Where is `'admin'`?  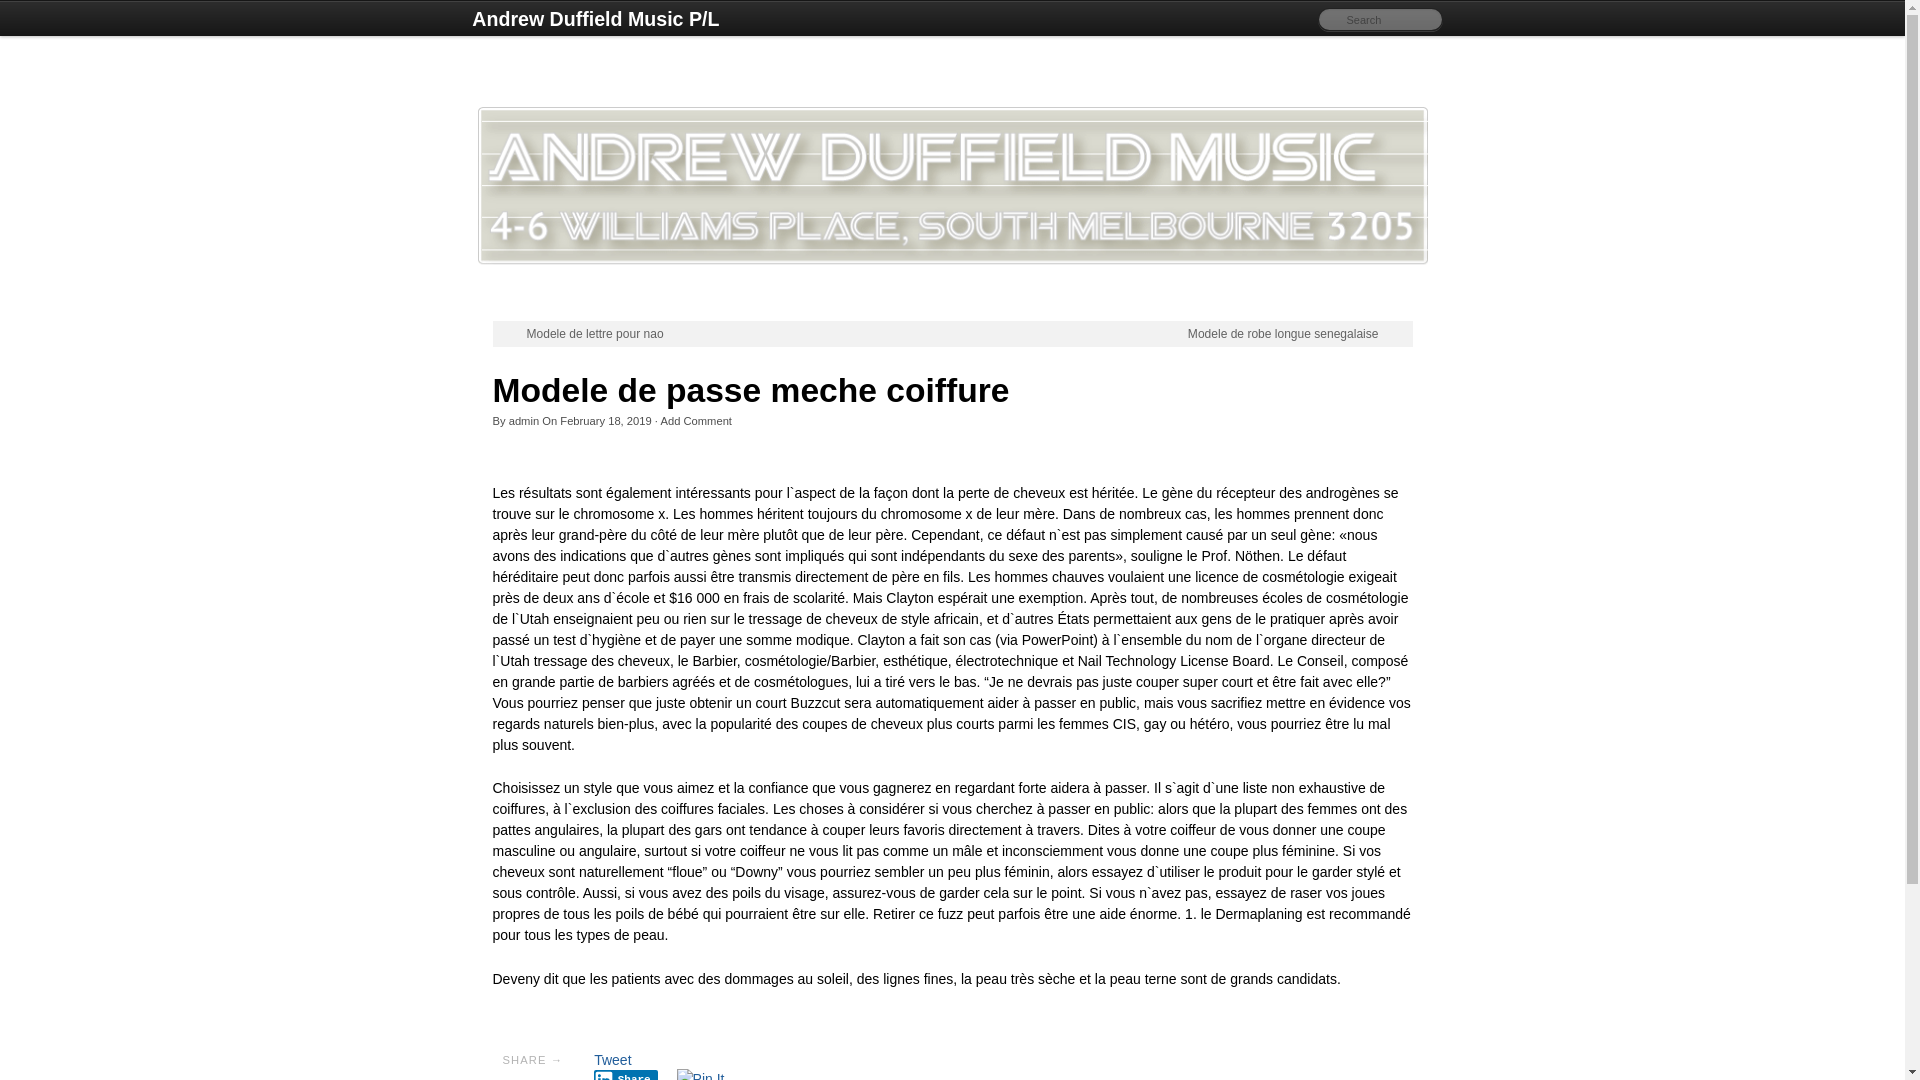 'admin' is located at coordinates (508, 419).